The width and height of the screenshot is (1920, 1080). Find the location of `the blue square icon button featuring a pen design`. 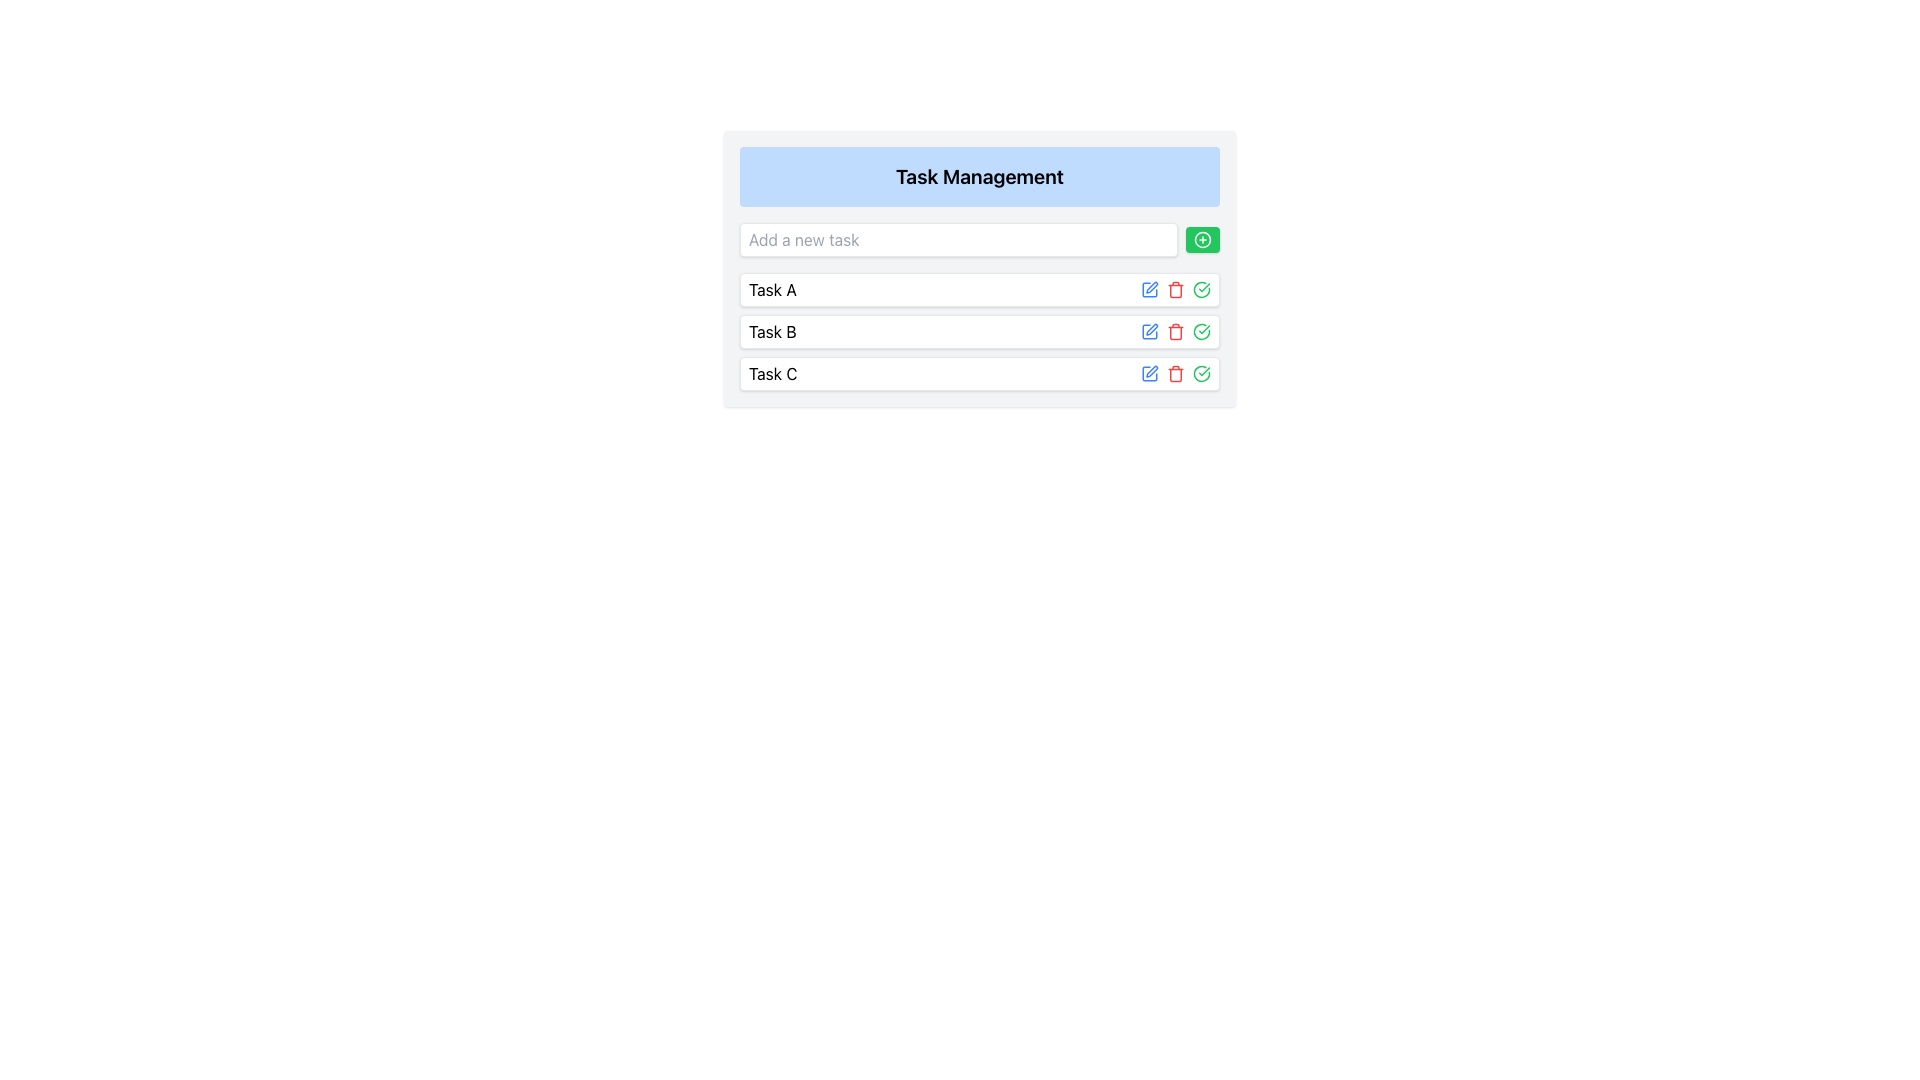

the blue square icon button featuring a pen design is located at coordinates (1150, 330).